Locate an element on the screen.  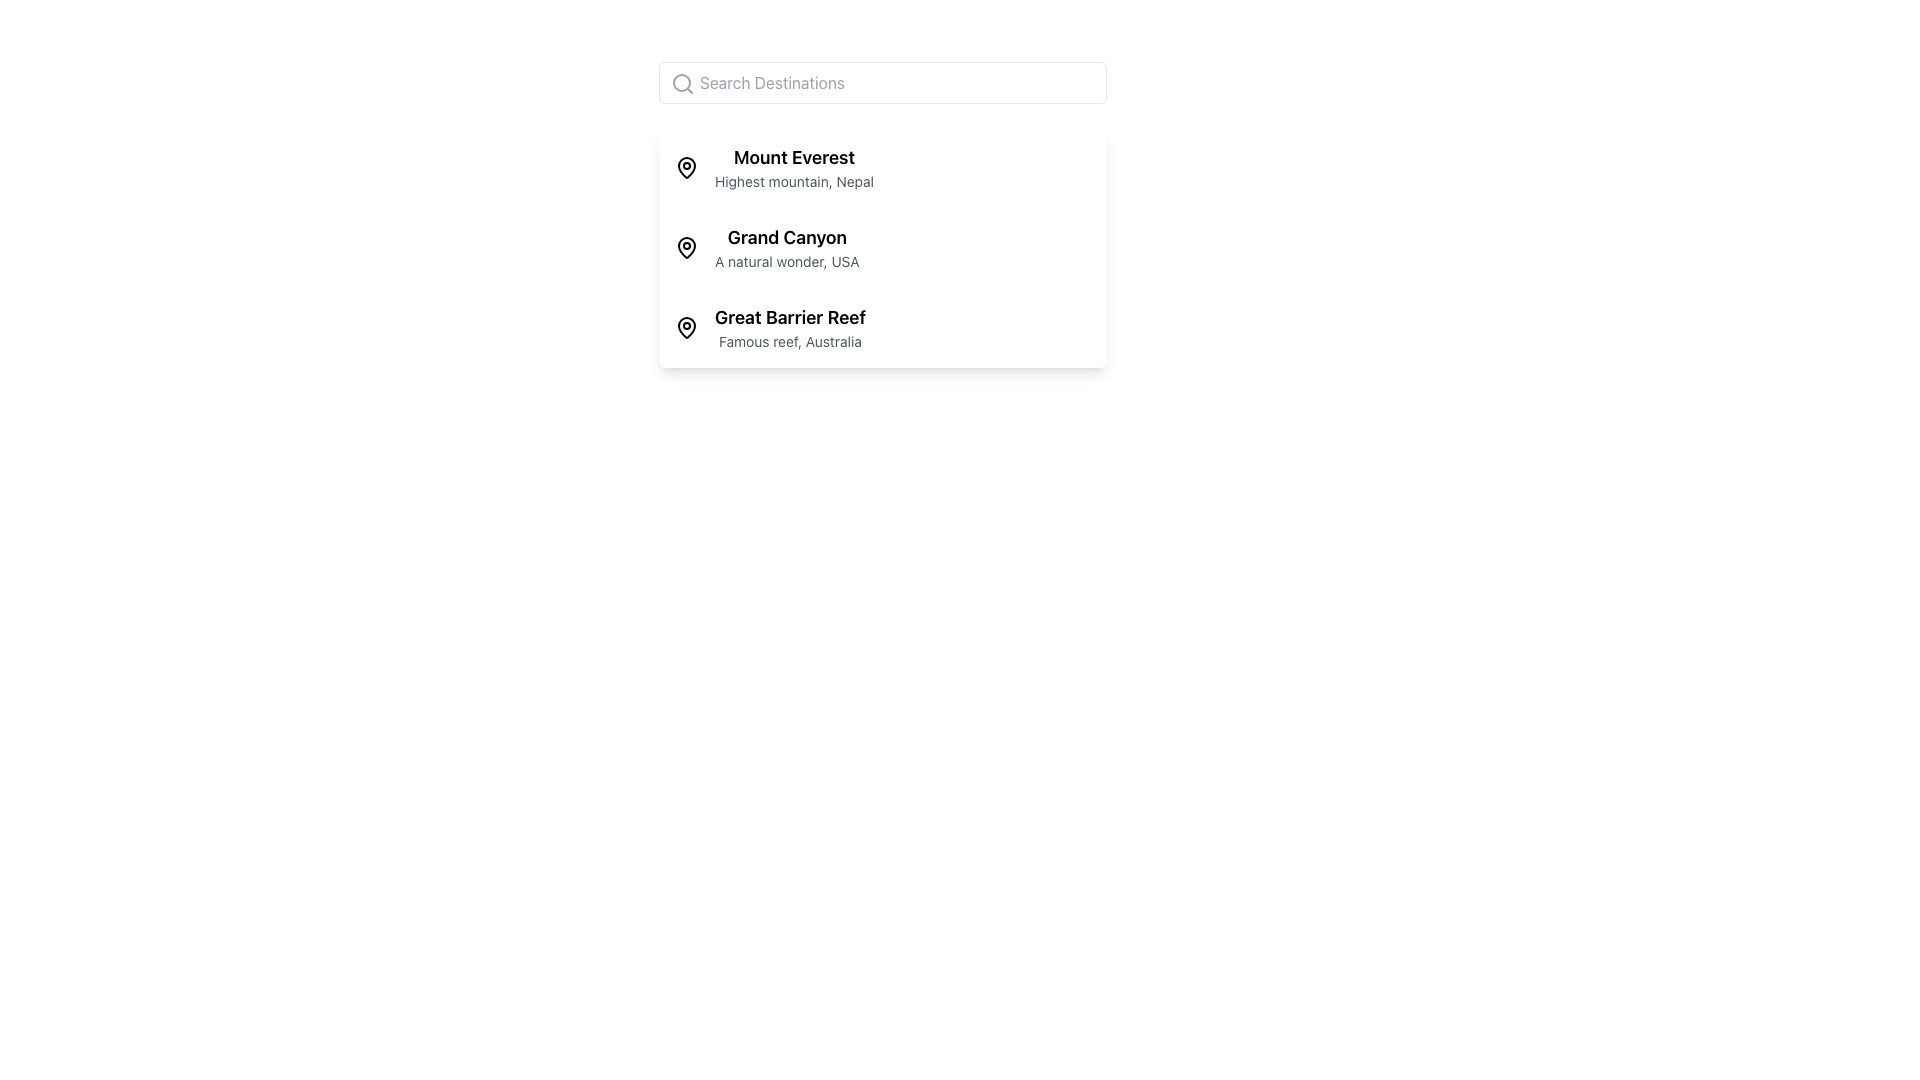
the text label reading 'Highest mountain, Nepal' located below the title 'Mount Everest' in the dropdown menu is located at coordinates (793, 181).